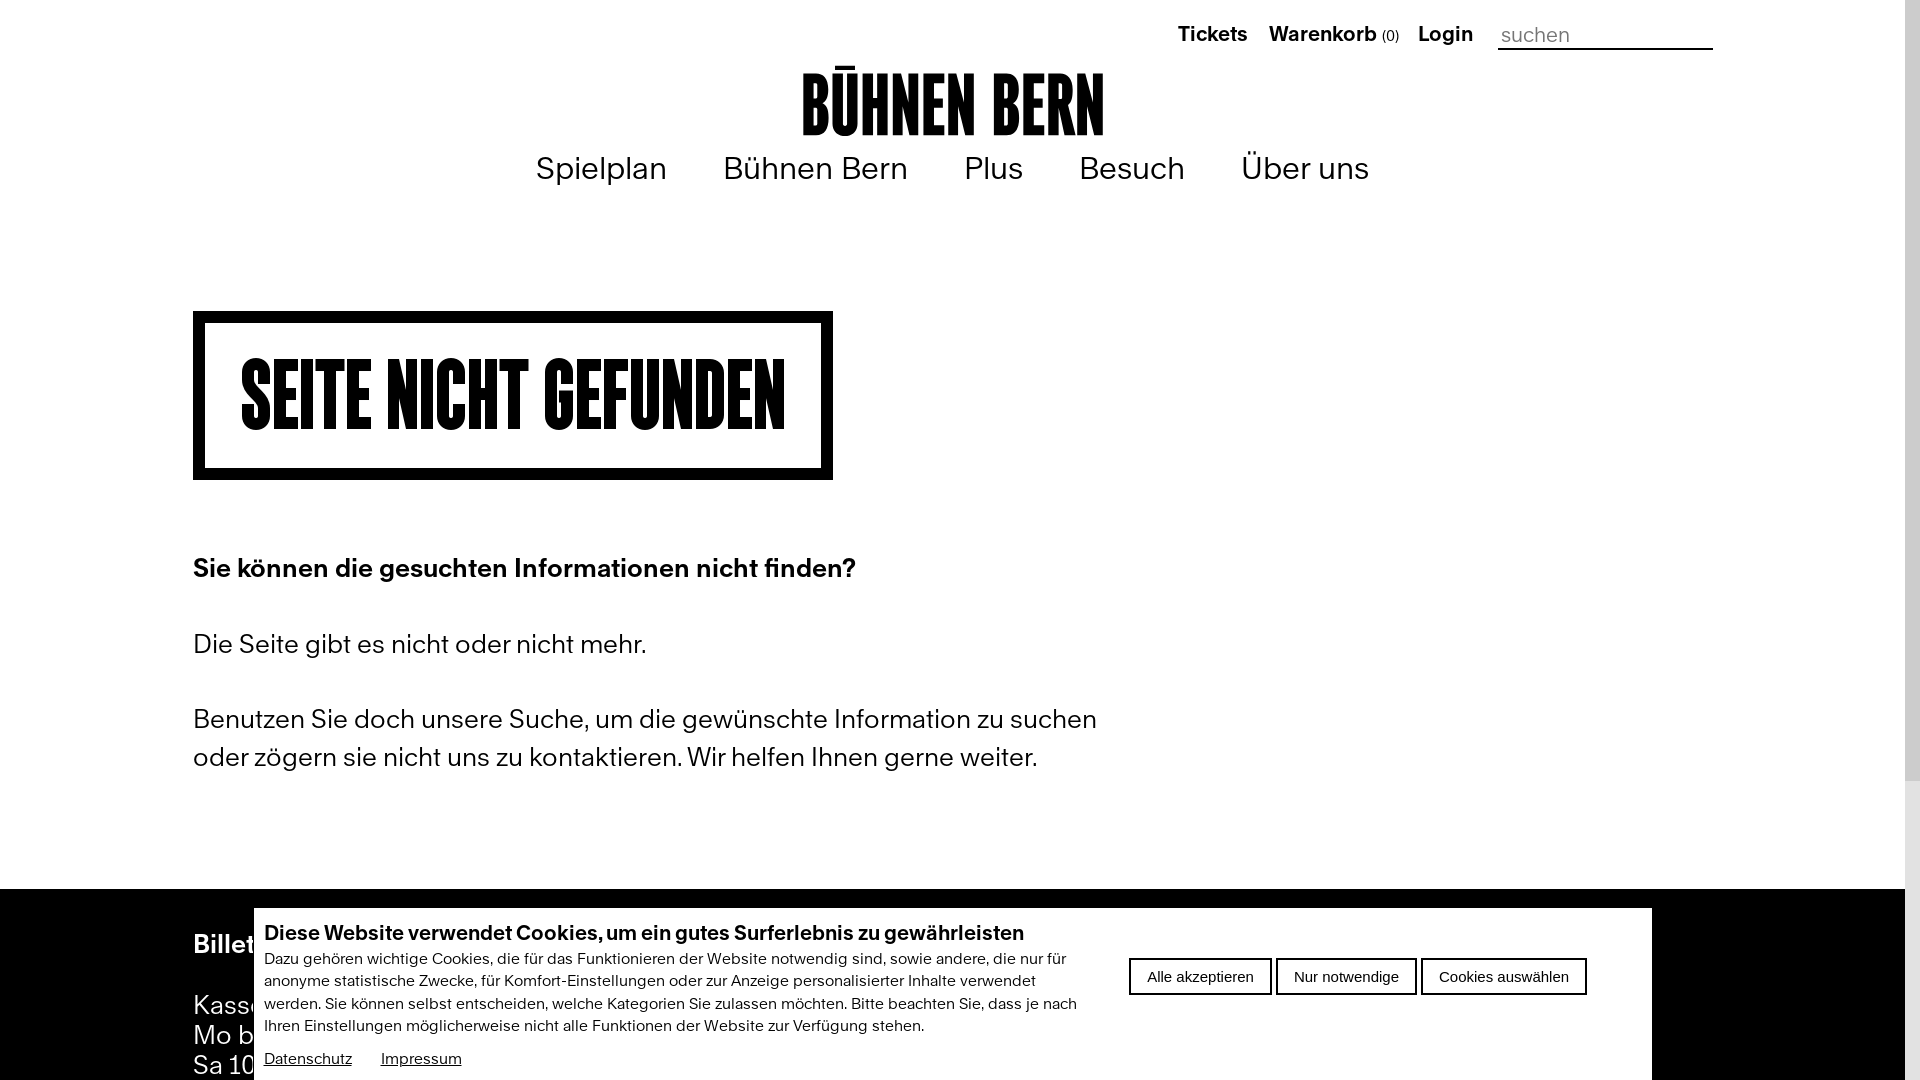 The height and width of the screenshot is (1080, 1920). Describe the element at coordinates (1132, 167) in the screenshot. I see `'Besuch'` at that location.